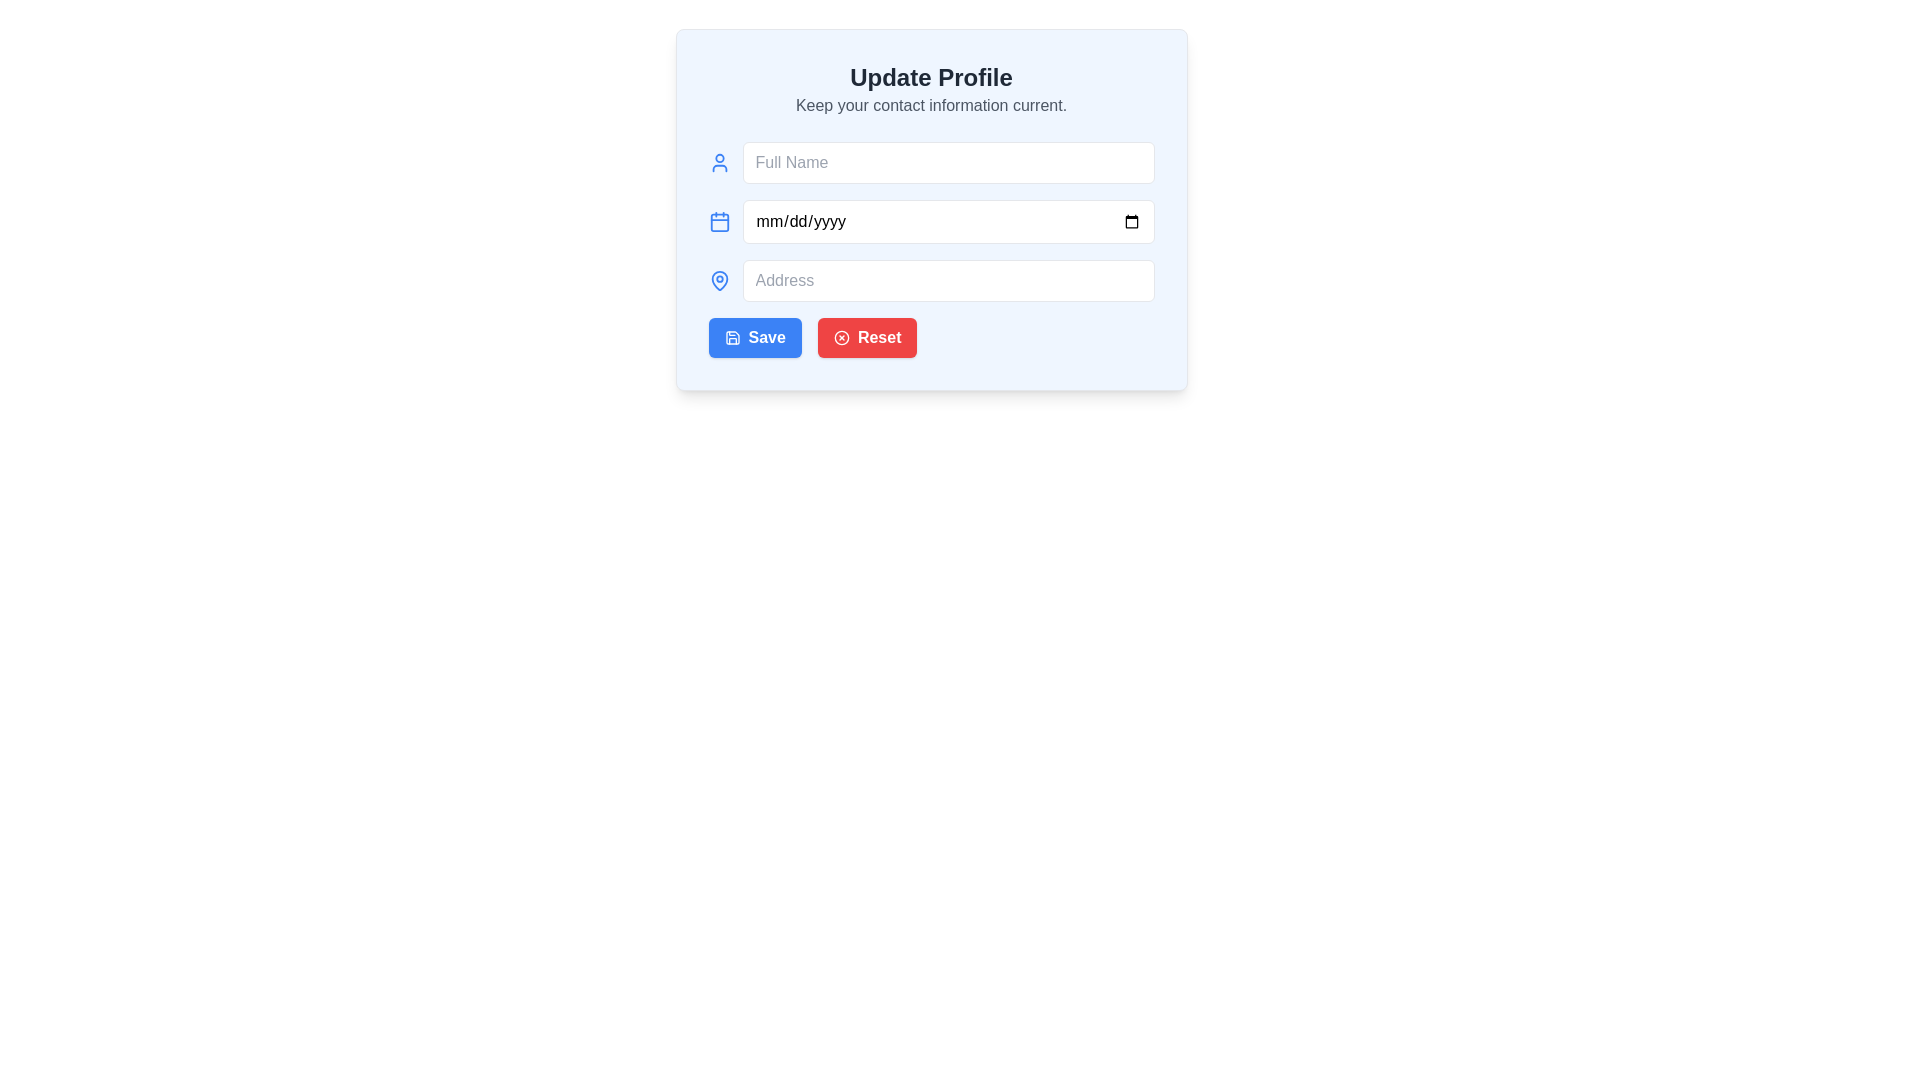 The image size is (1920, 1080). What do you see at coordinates (841, 337) in the screenshot?
I see `the 'Reset' button located at the bottom right of the interface, which is visually indicated by the icon to its left` at bounding box center [841, 337].